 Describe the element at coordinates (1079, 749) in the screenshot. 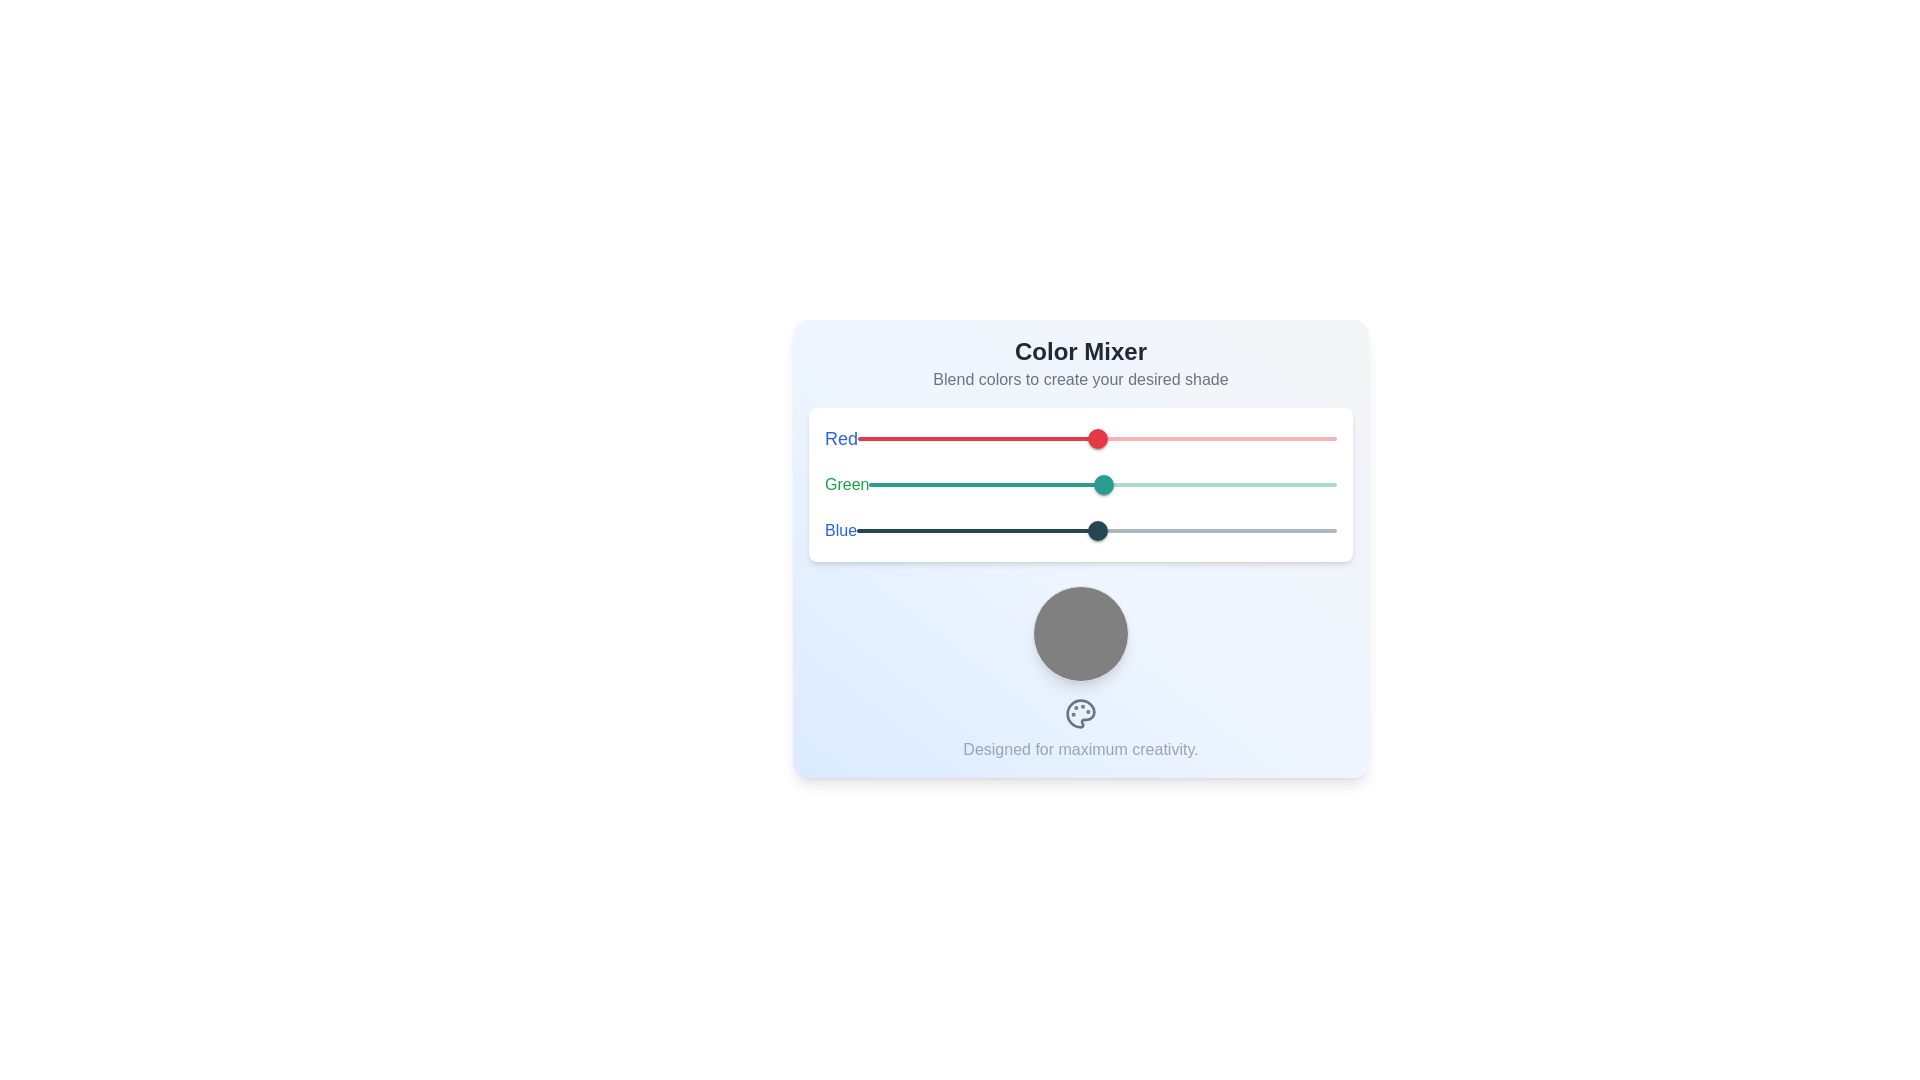

I see `the text element that reads 'Designed for maximum creativity.' which is centrally aligned and positioned below a palette icon` at that location.